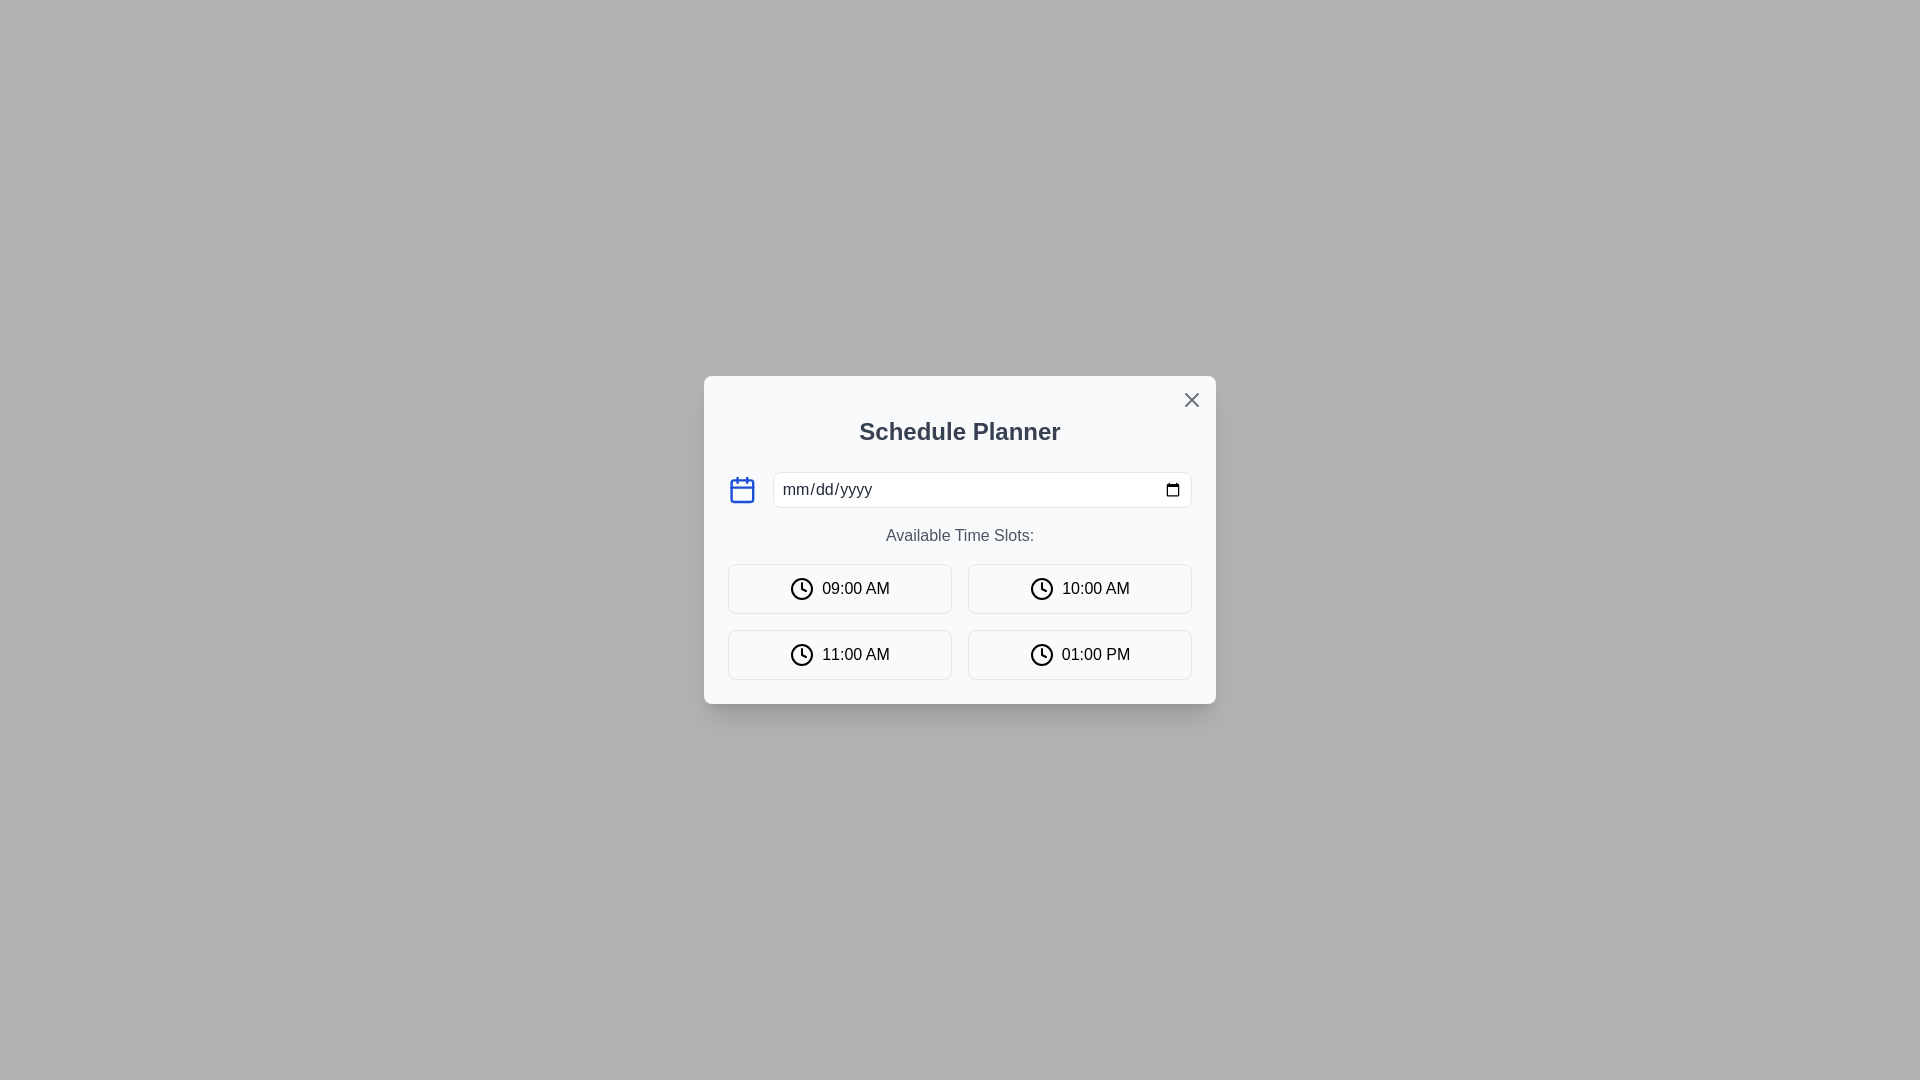 The image size is (1920, 1080). What do you see at coordinates (1041, 588) in the screenshot?
I see `the clock icon which has a circular border and clock hands, positioned to the left of the text '10:00 AM'` at bounding box center [1041, 588].